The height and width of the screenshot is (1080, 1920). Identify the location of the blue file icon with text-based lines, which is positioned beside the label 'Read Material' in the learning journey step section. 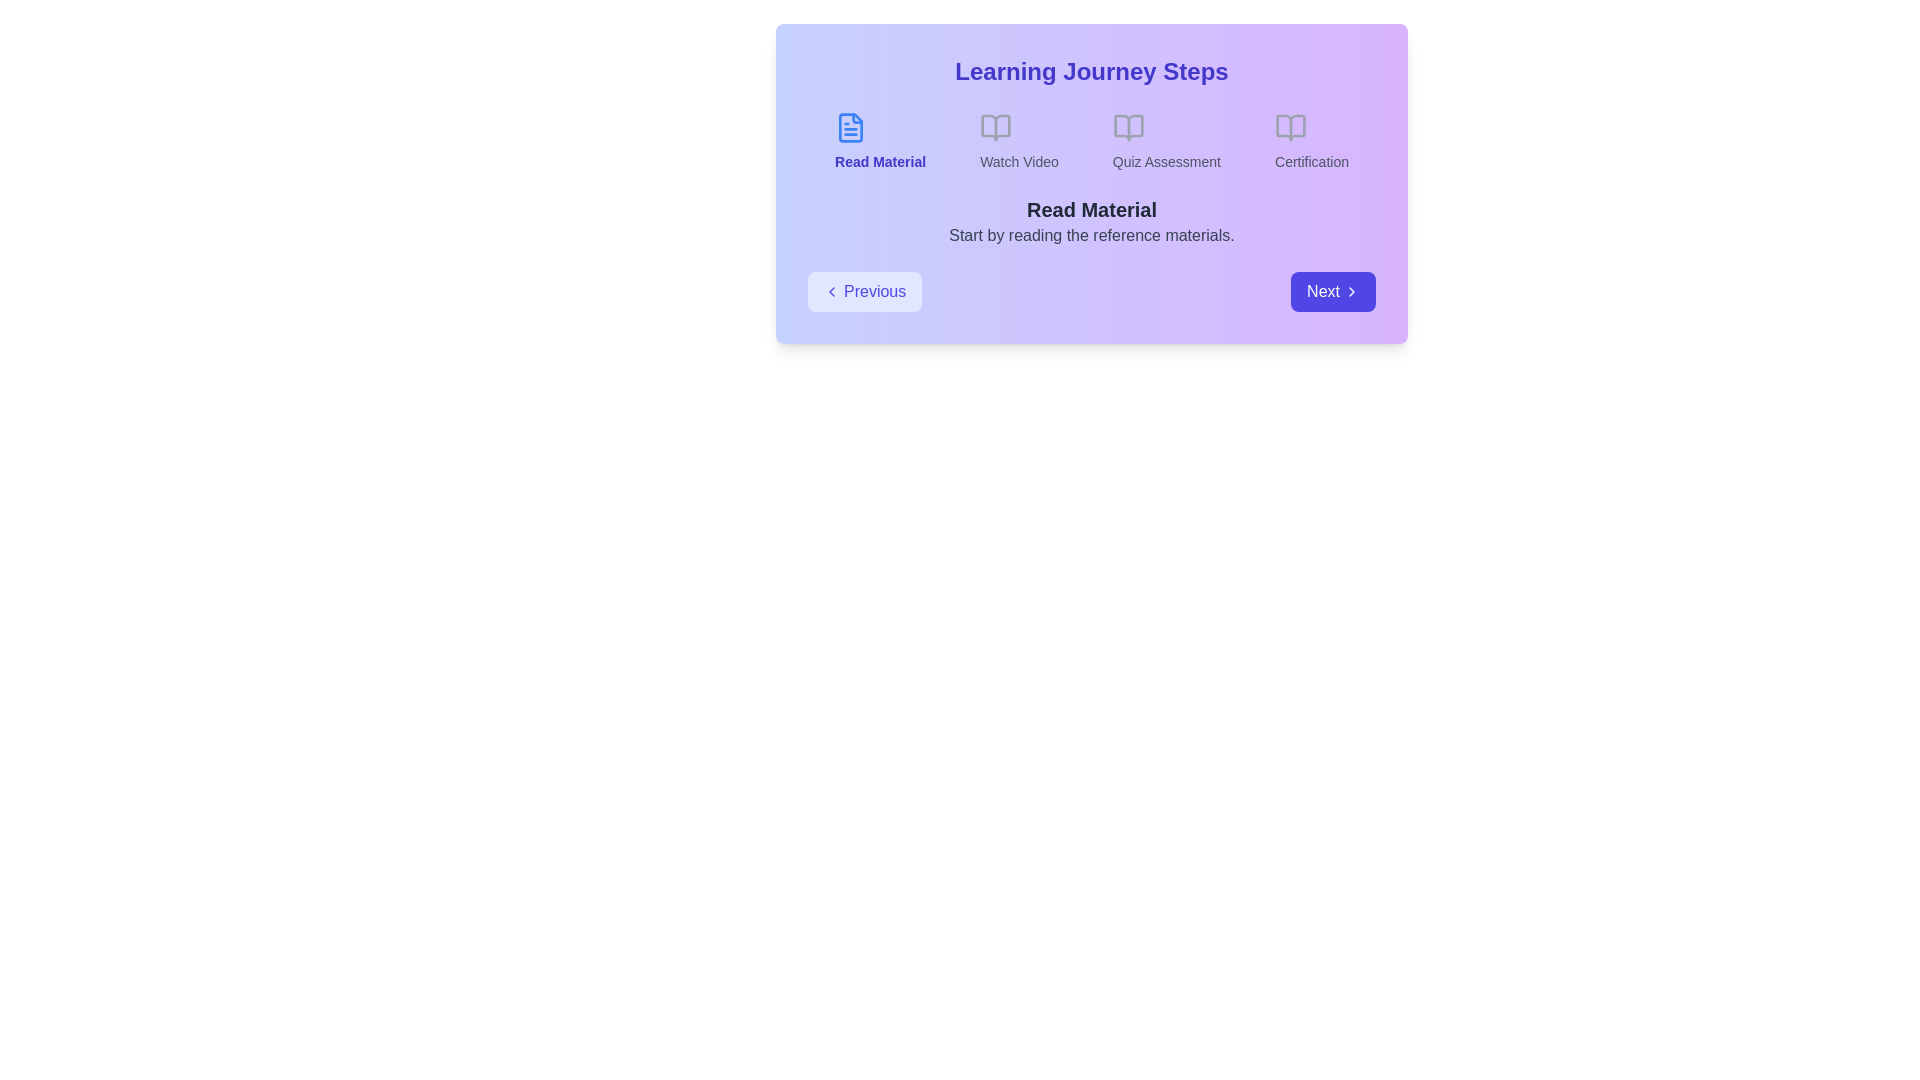
(850, 127).